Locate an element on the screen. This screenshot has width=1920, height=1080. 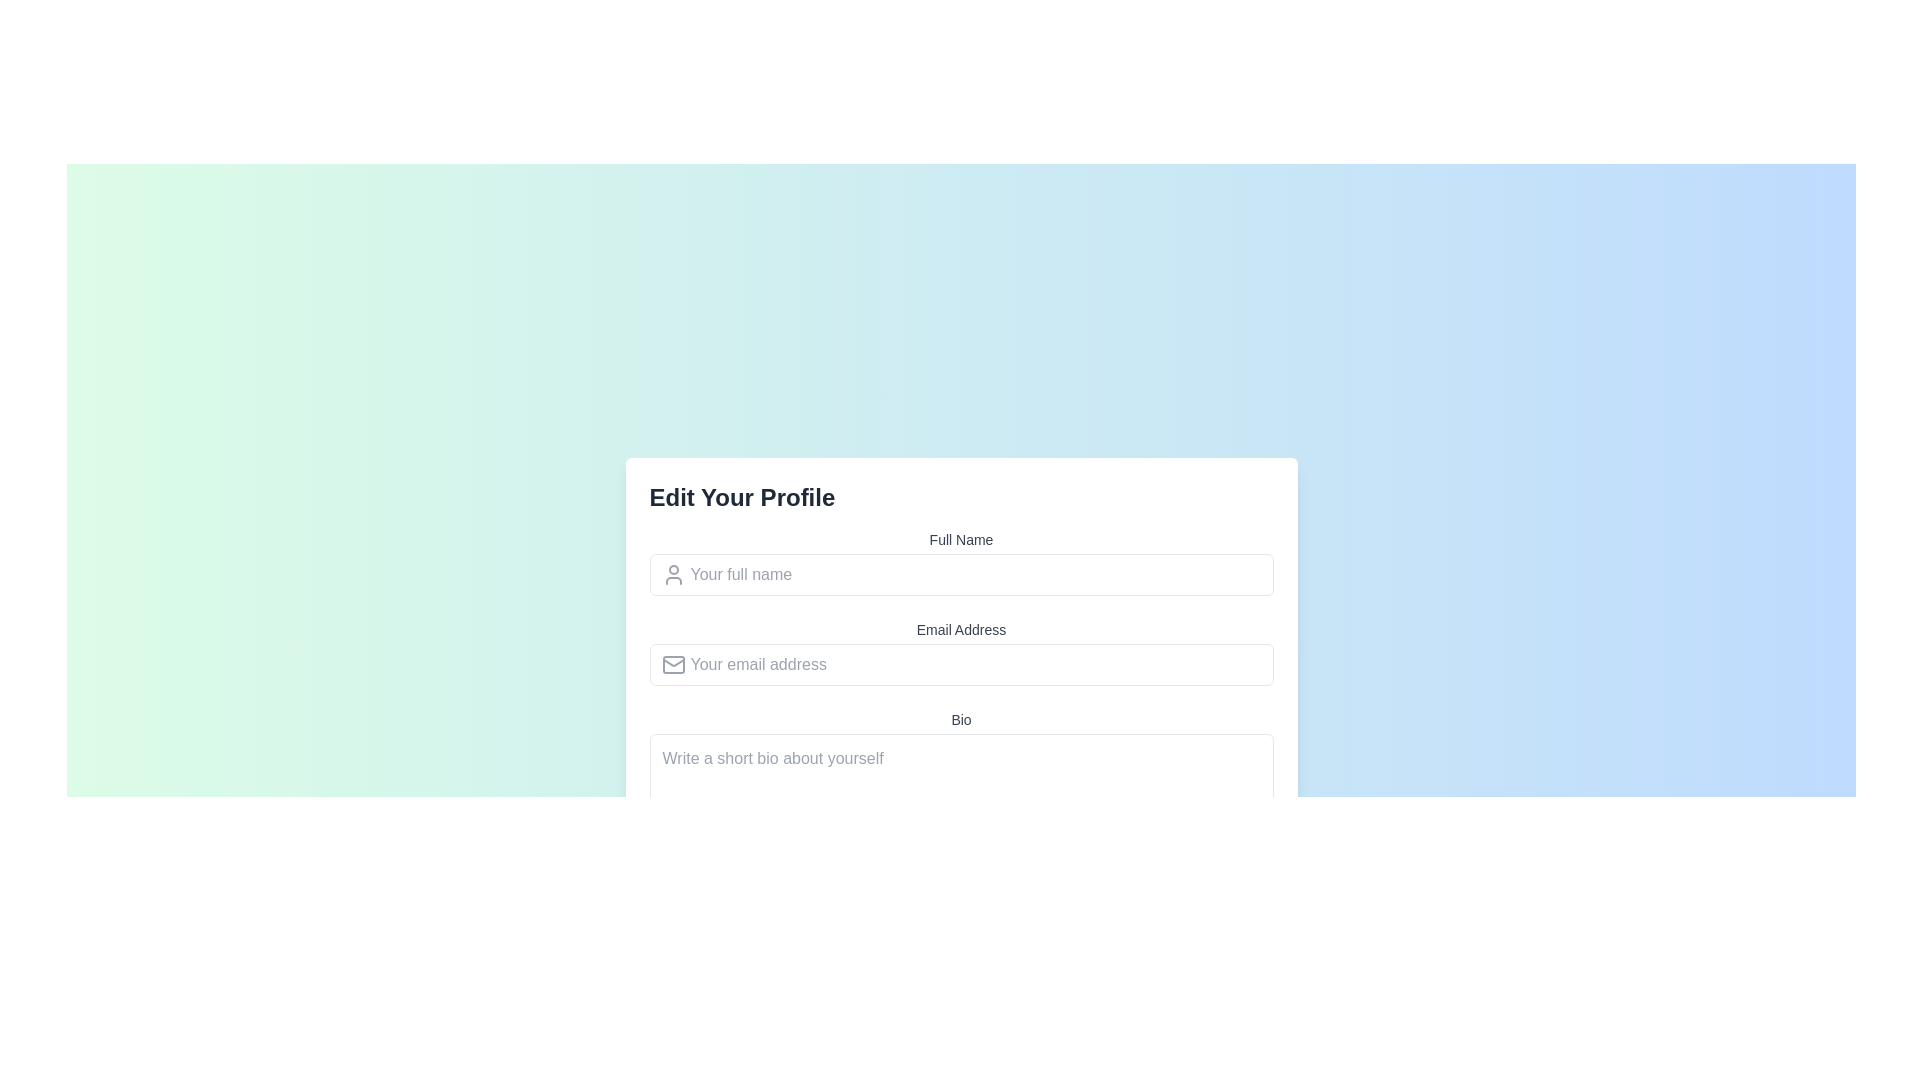
the envelope icon used for email-related actions, which is light gray and located inside the input field labeled 'Email Address' is located at coordinates (673, 664).